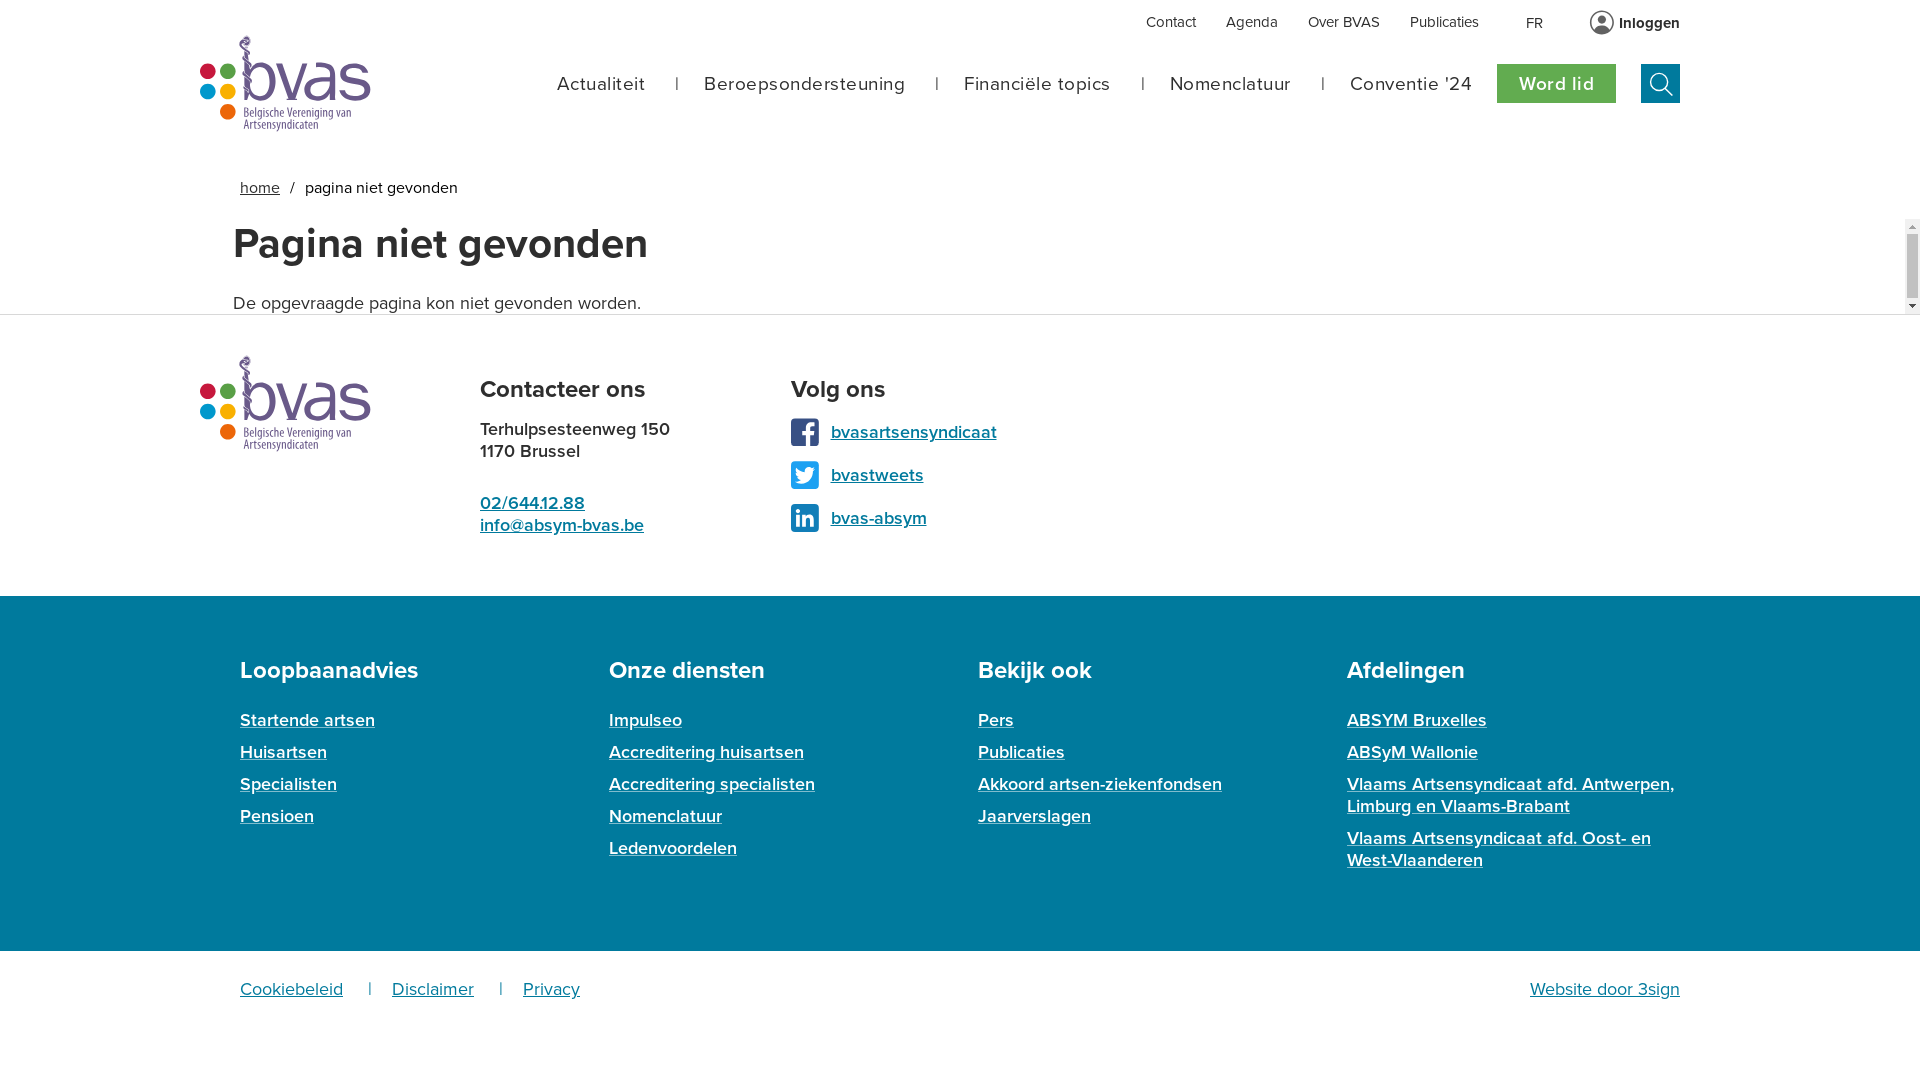 This screenshot has width=1920, height=1080. Describe the element at coordinates (1410, 83) in the screenshot. I see `'Conventie '24'` at that location.